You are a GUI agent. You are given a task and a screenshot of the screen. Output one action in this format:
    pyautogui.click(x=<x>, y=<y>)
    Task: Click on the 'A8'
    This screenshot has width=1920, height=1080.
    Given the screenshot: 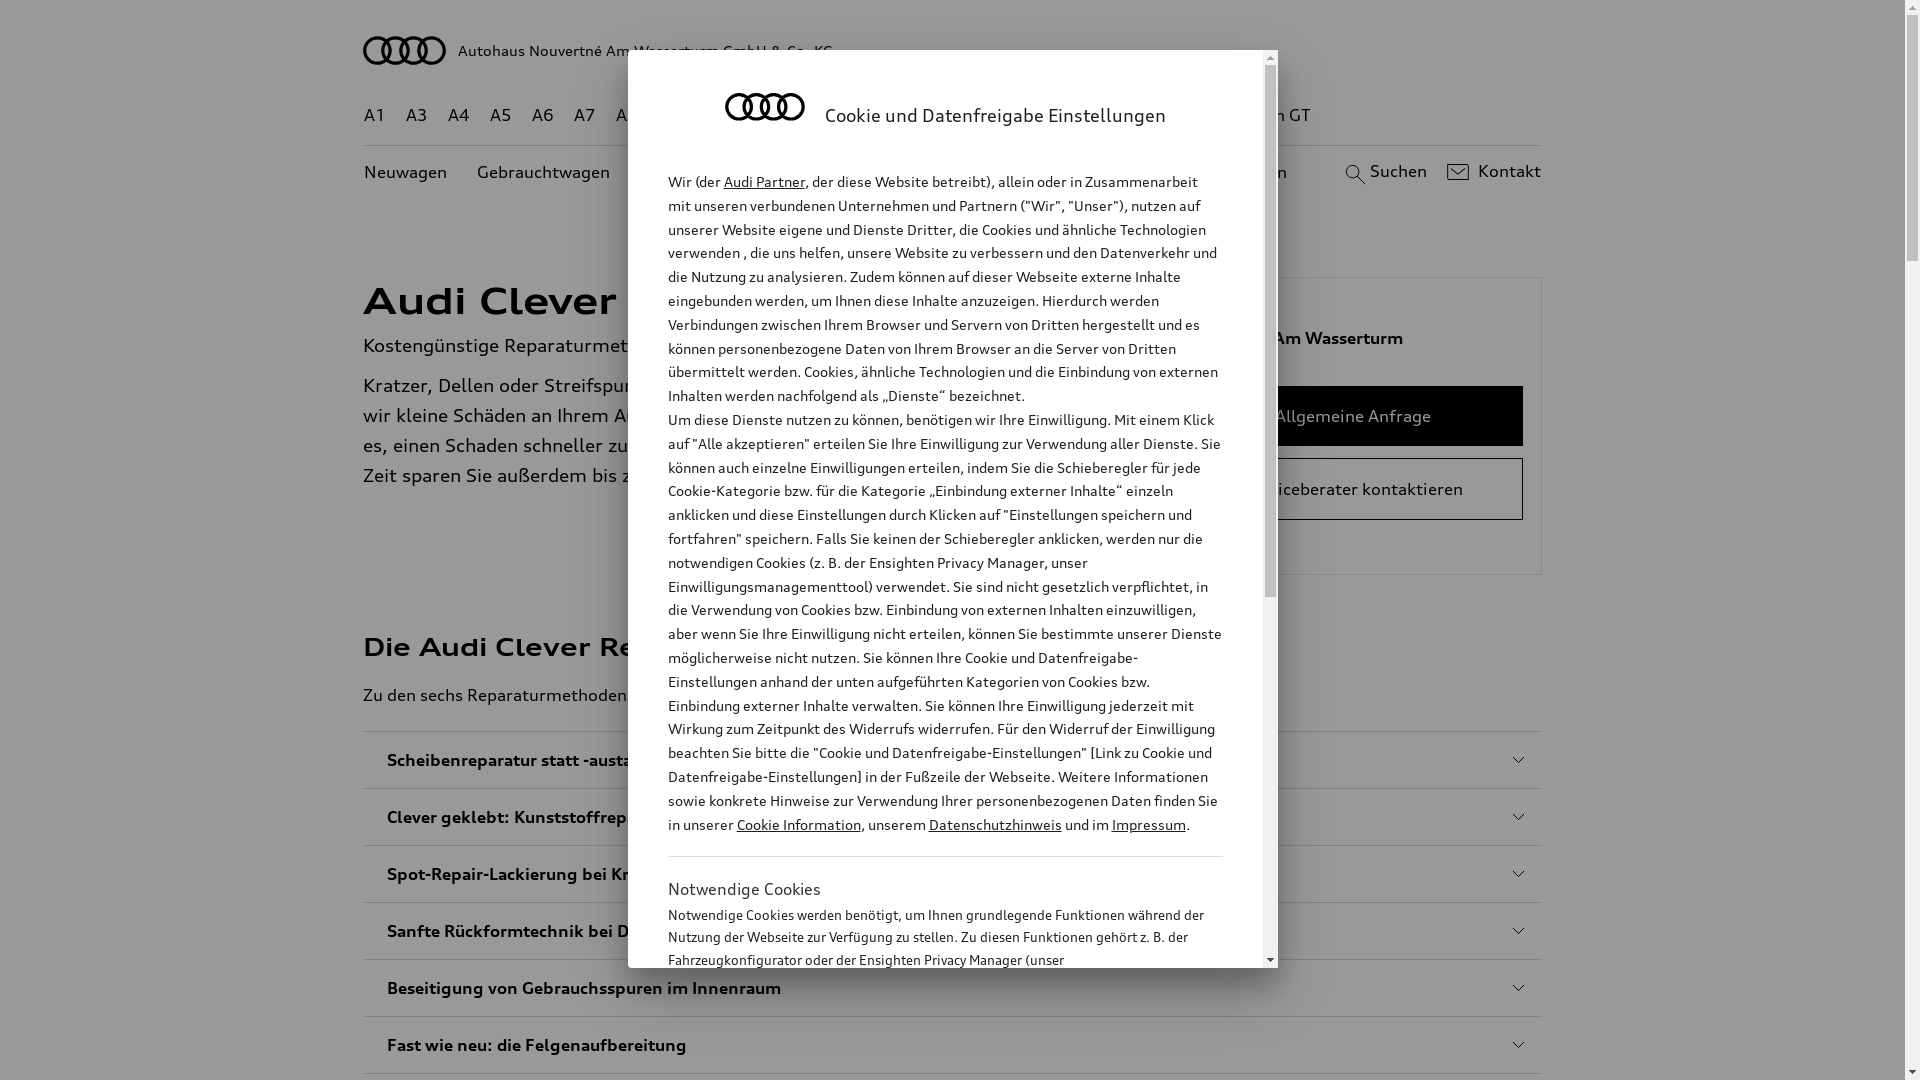 What is the action you would take?
    pyautogui.click(x=626, y=115)
    